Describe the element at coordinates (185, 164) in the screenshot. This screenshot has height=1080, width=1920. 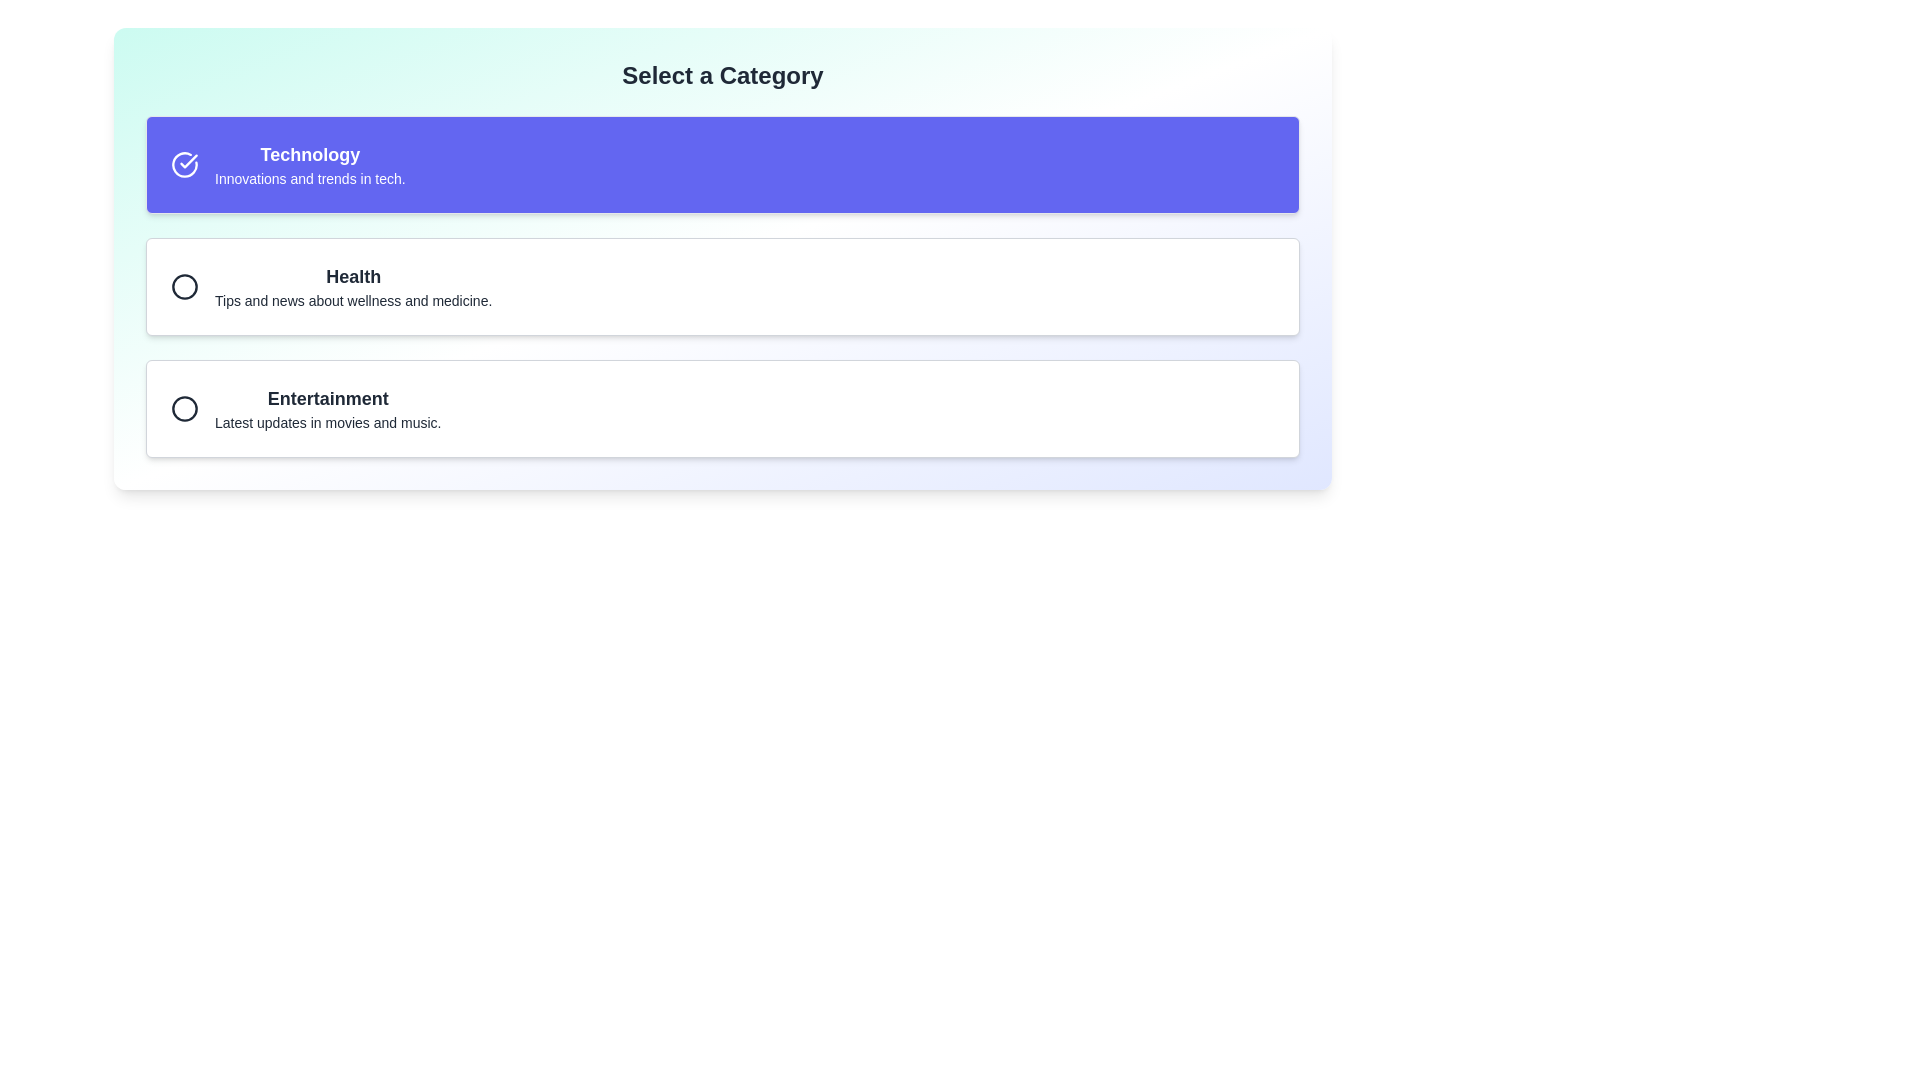
I see `the selection status represented by the circular icon with a checkmark symbol, located to the left of the 'Technology' label in the purple background area` at that location.